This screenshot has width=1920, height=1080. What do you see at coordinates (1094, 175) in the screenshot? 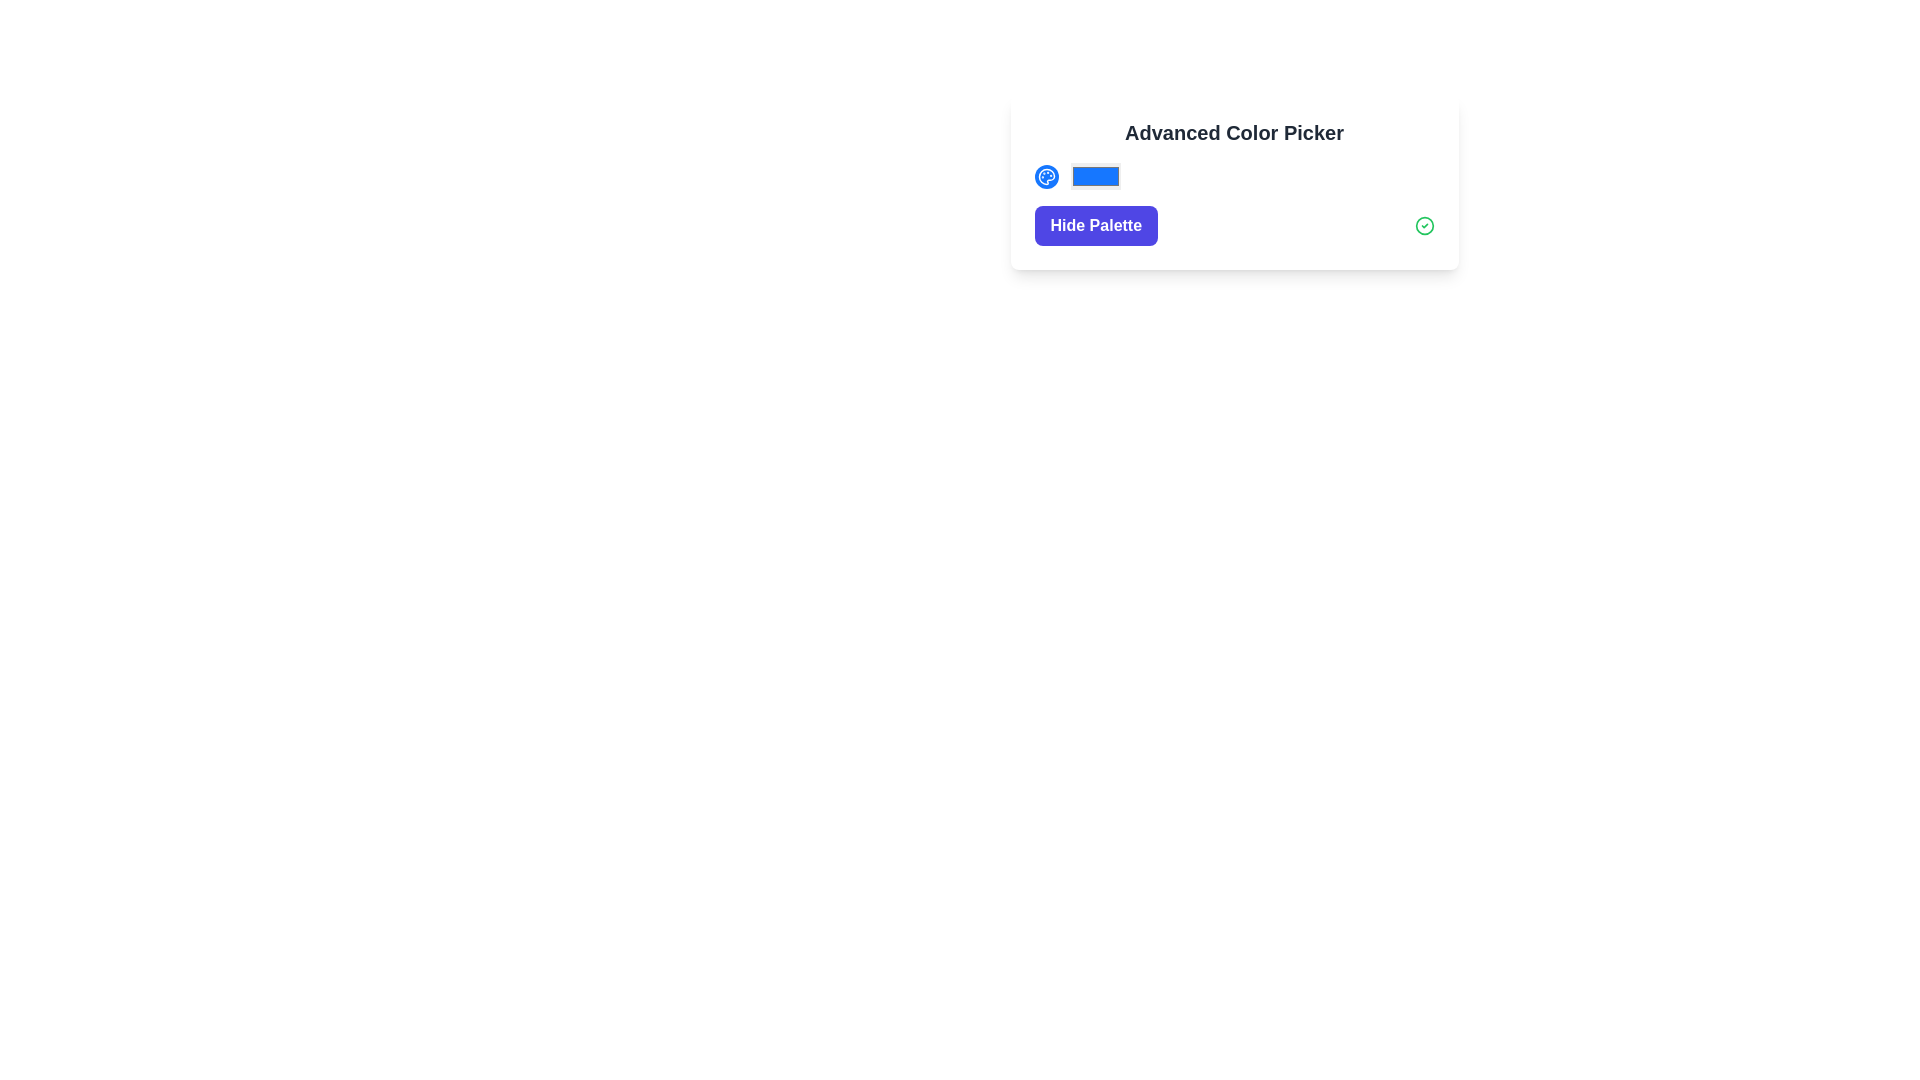
I see `the color input element located beside the circular palette icon in the 'Advanced Color Picker' section` at bounding box center [1094, 175].